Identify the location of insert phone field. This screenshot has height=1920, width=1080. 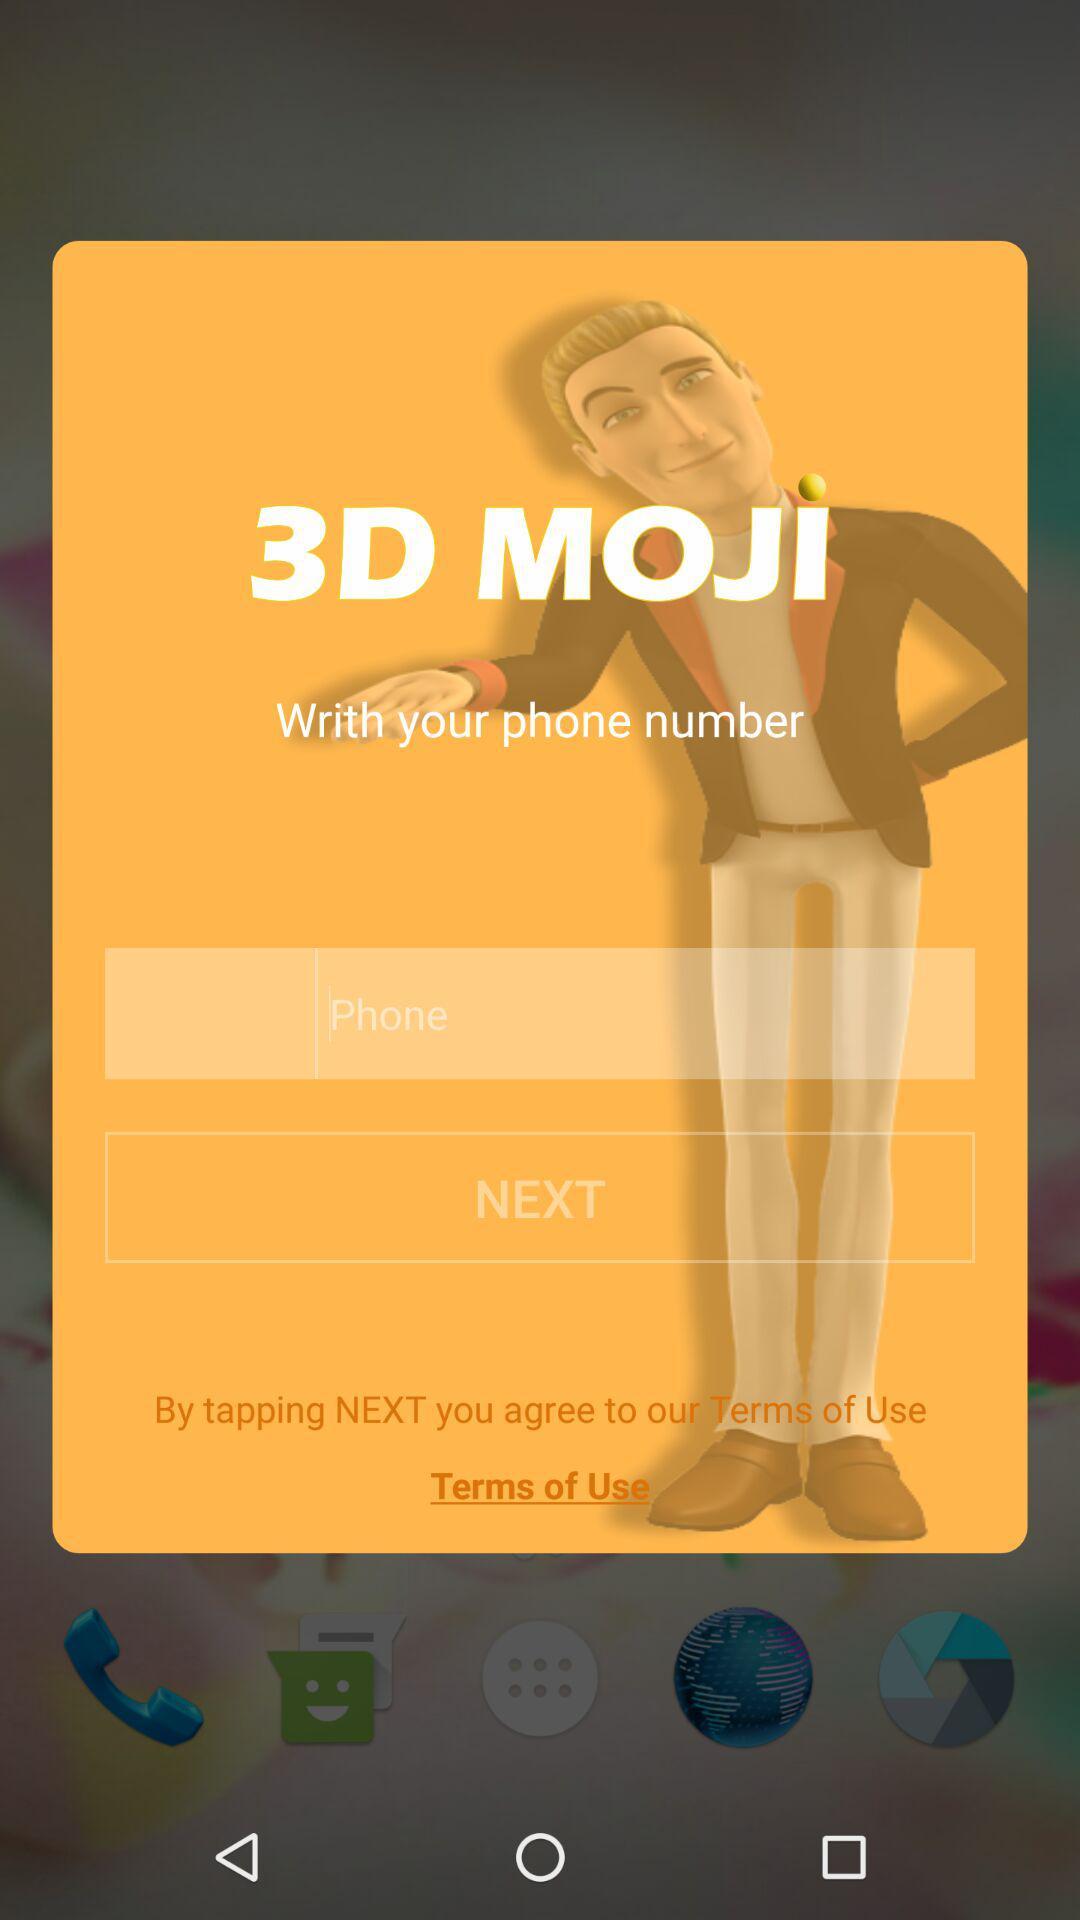
(598, 1013).